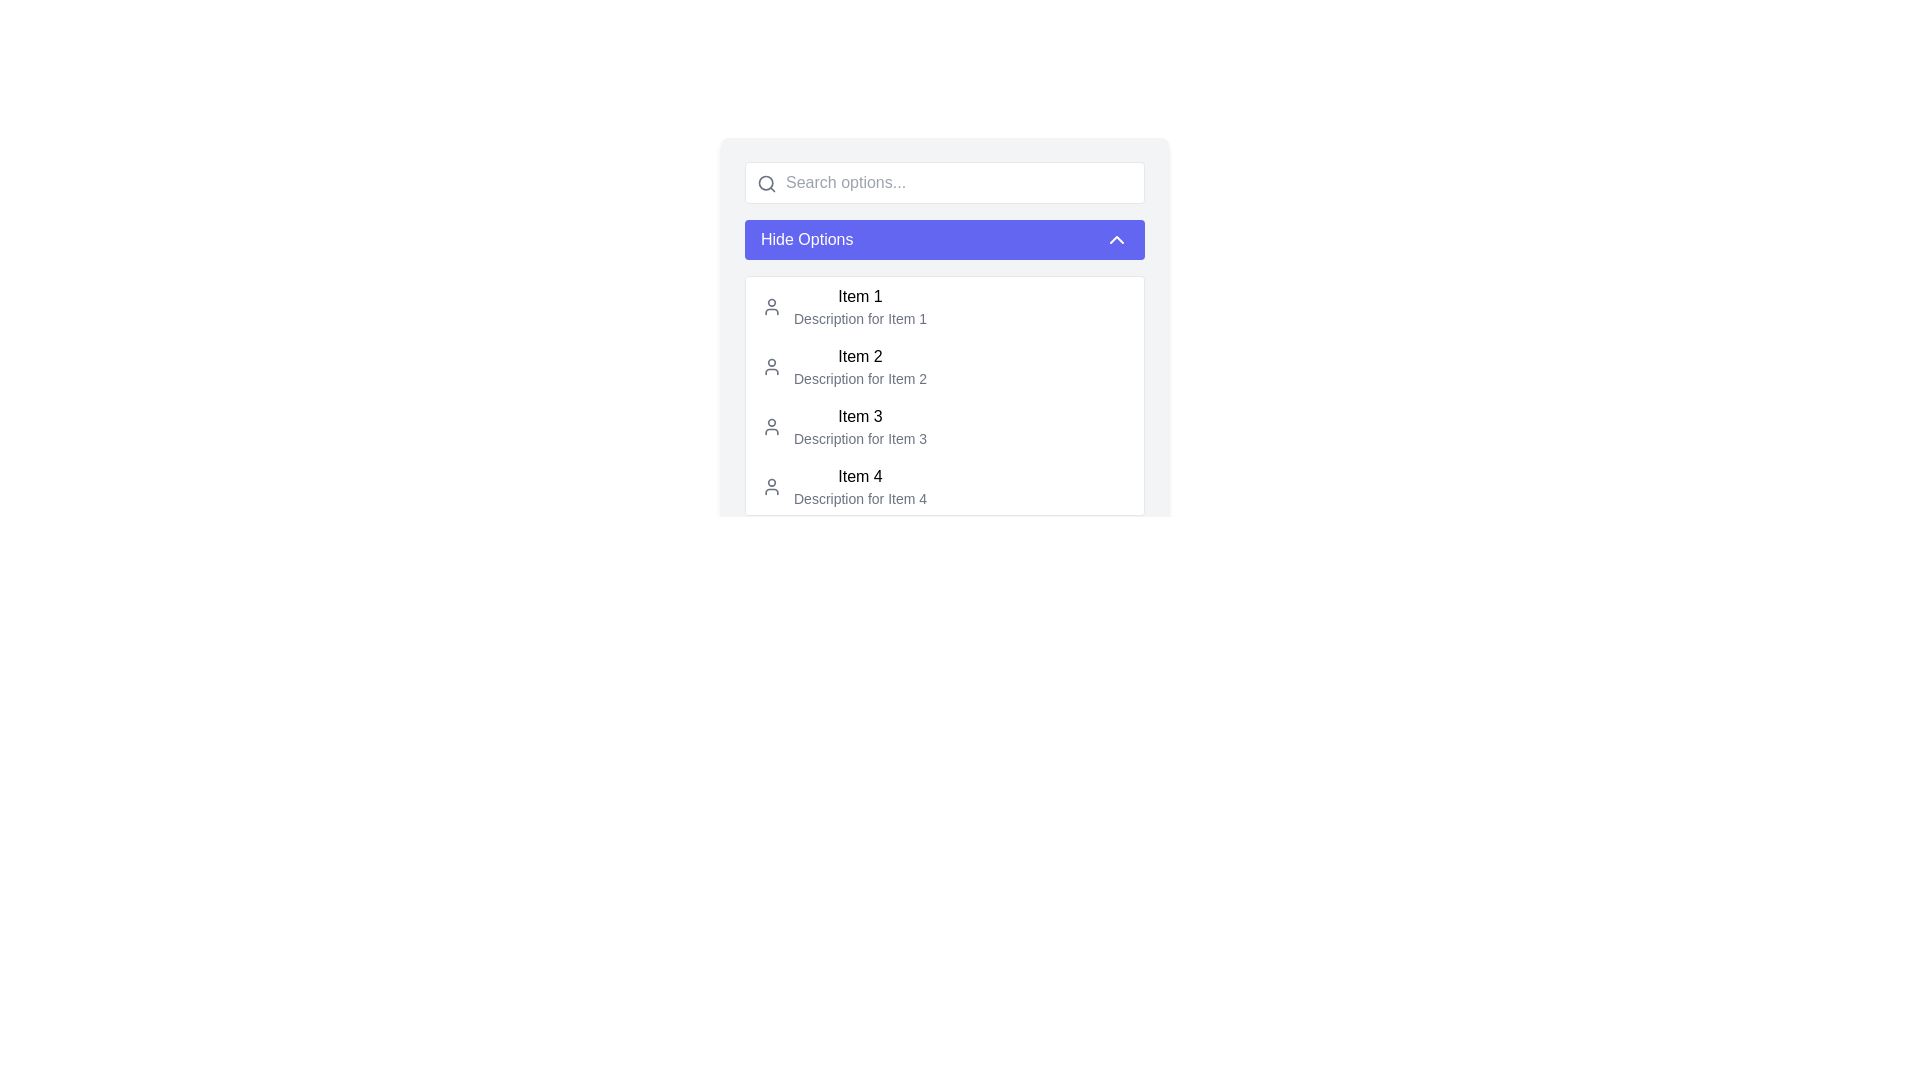 The width and height of the screenshot is (1920, 1080). What do you see at coordinates (860, 426) in the screenshot?
I see `the List item with descriptive text that displays 'Item 3' in bold and 'Description for Item 3' in a smaller font` at bounding box center [860, 426].